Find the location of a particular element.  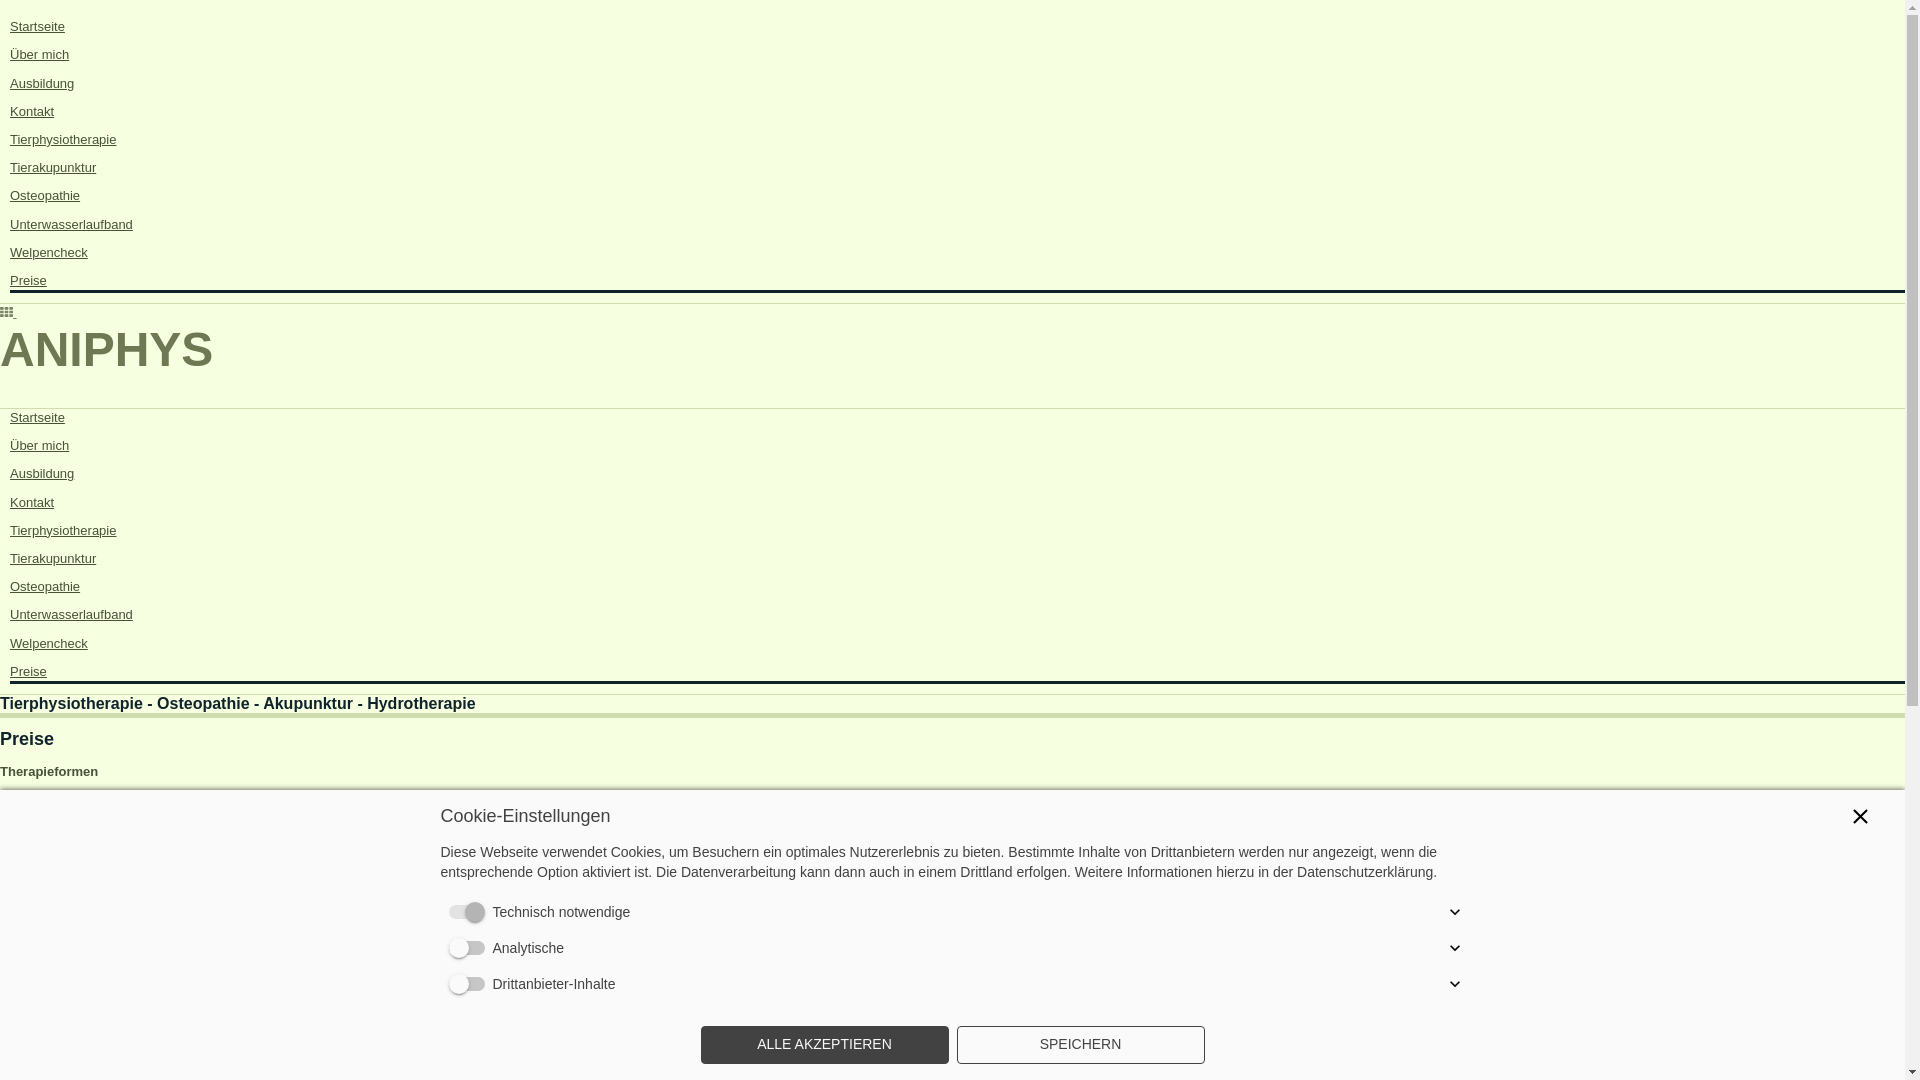

'Osteopathie' is located at coordinates (44, 585).